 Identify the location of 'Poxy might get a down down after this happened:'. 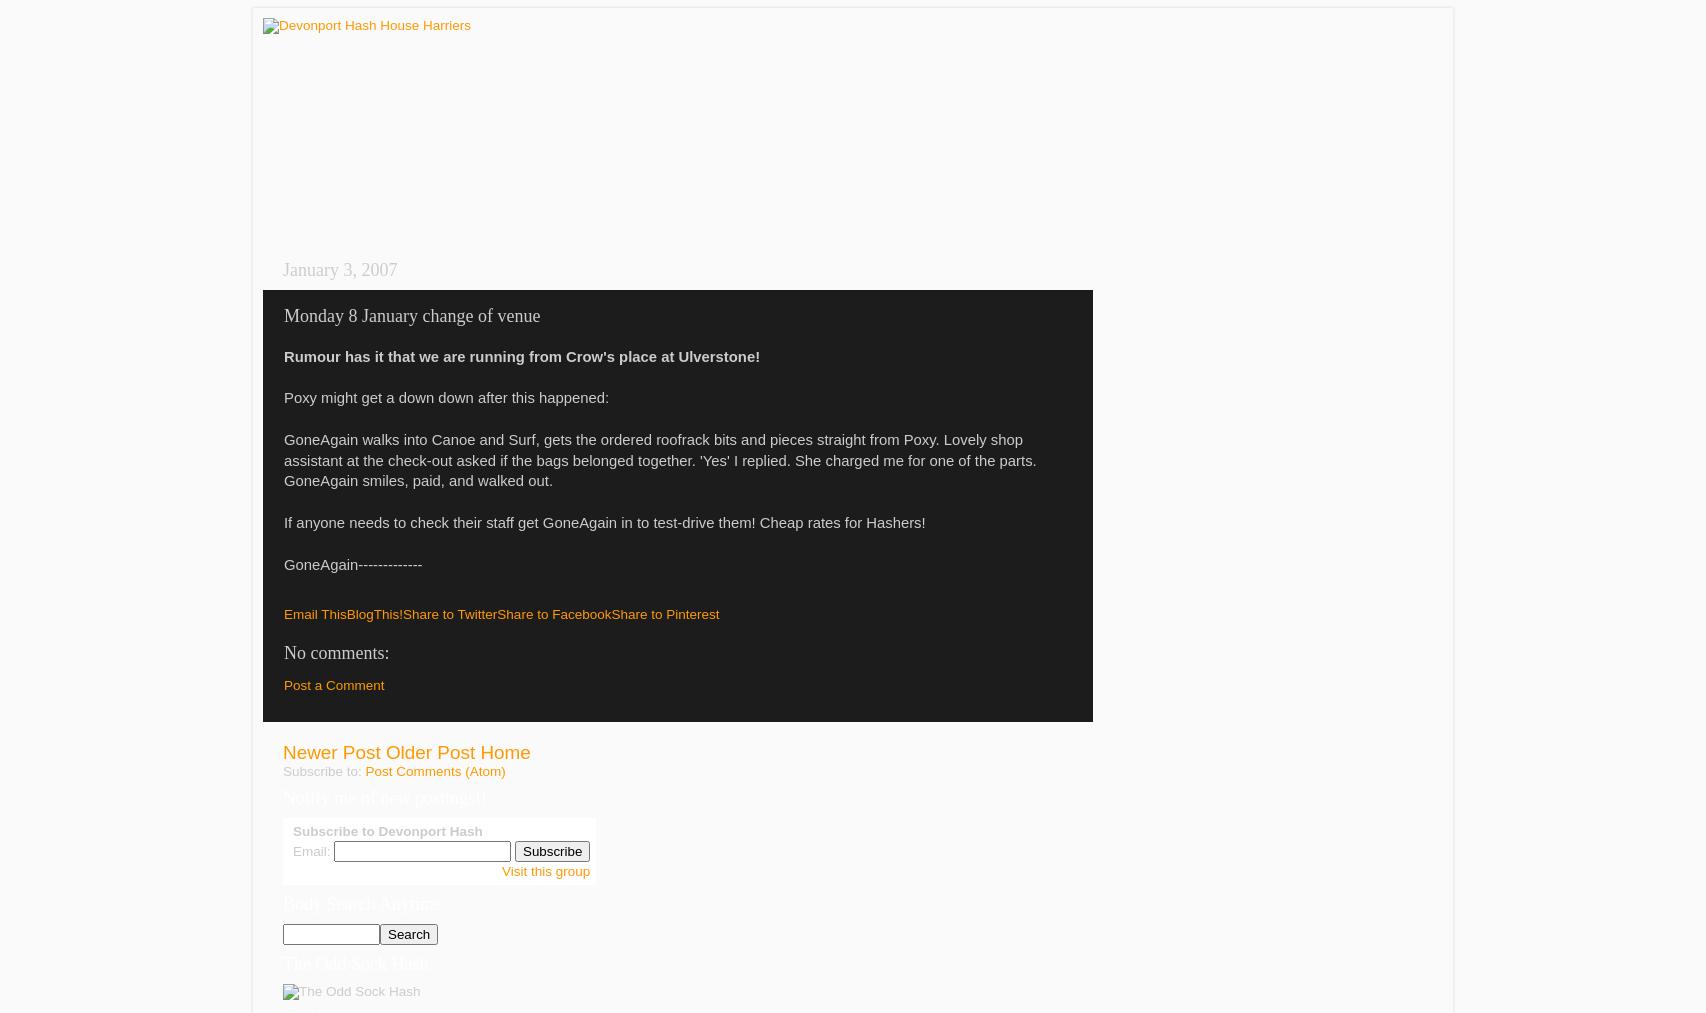
(445, 398).